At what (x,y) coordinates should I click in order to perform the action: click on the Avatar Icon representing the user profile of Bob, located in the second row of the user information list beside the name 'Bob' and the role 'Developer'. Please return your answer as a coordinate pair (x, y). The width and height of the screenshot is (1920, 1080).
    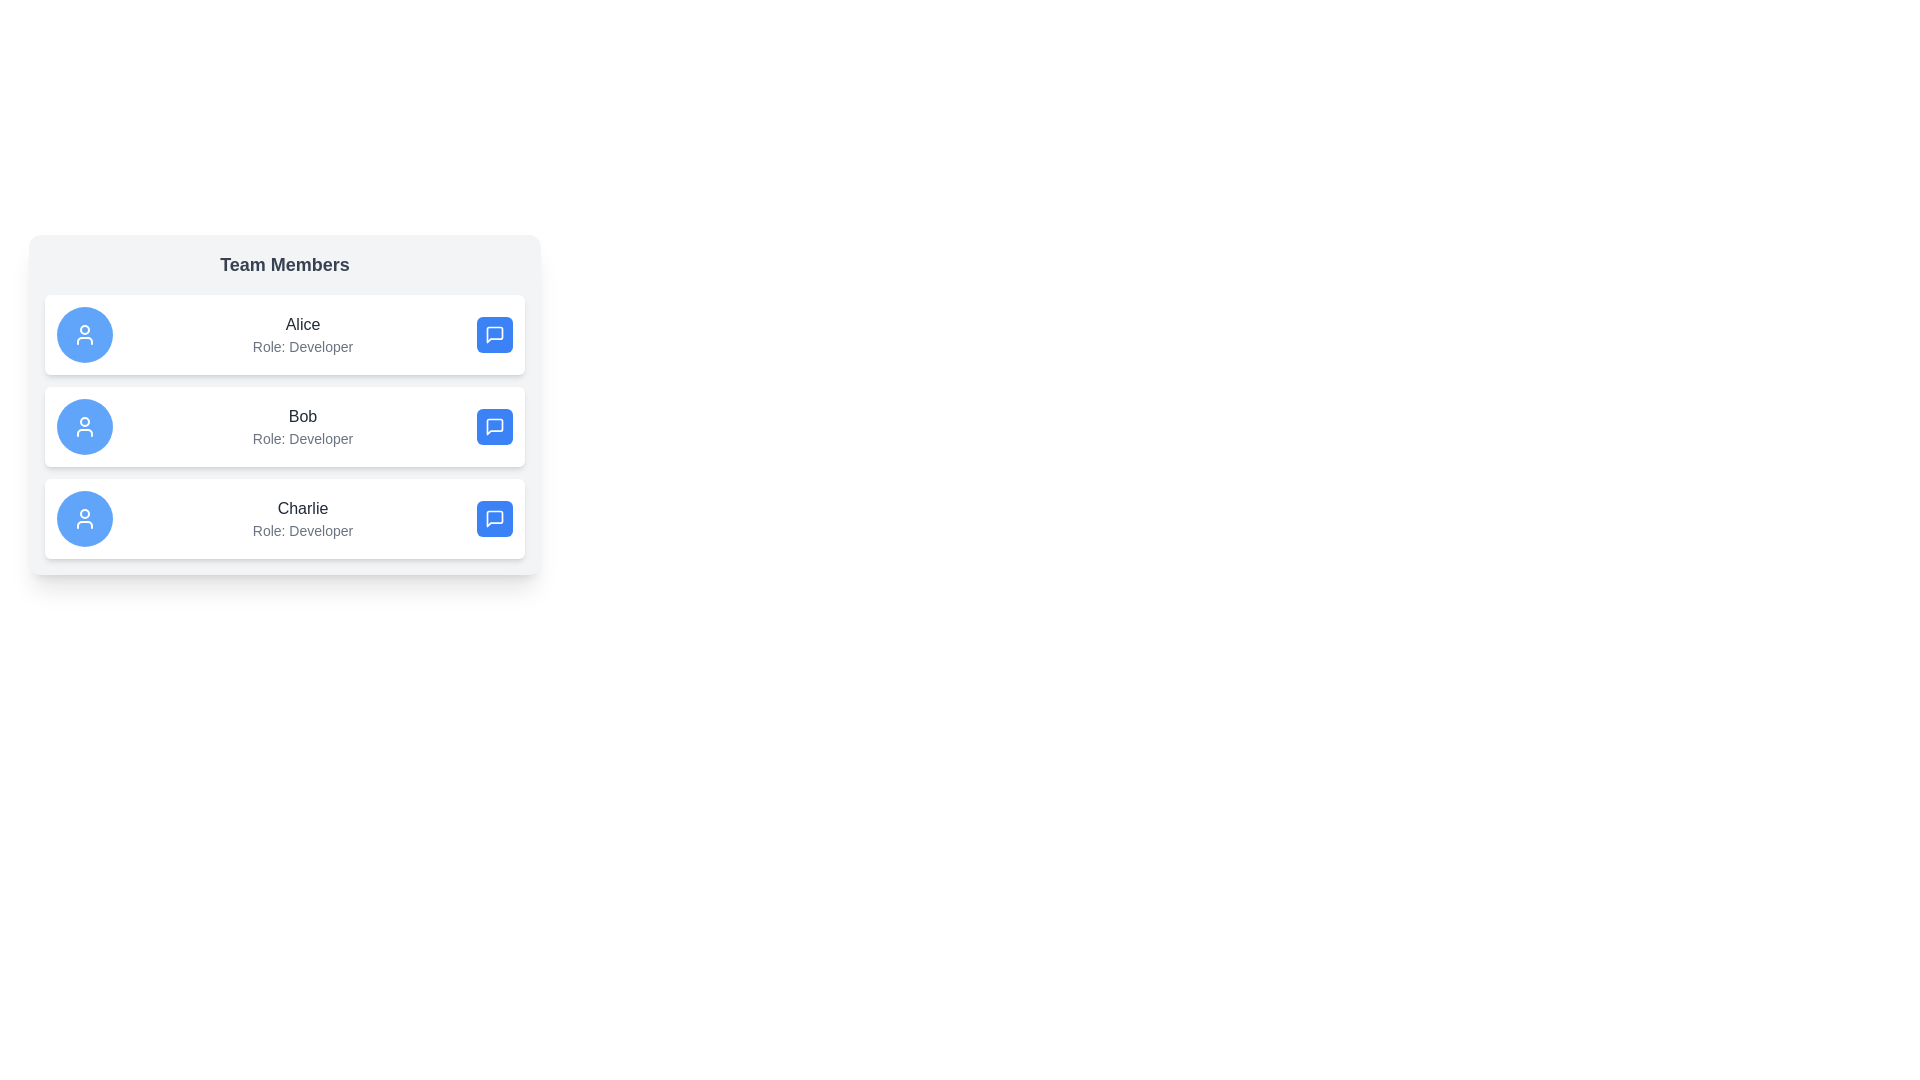
    Looking at the image, I should click on (84, 426).